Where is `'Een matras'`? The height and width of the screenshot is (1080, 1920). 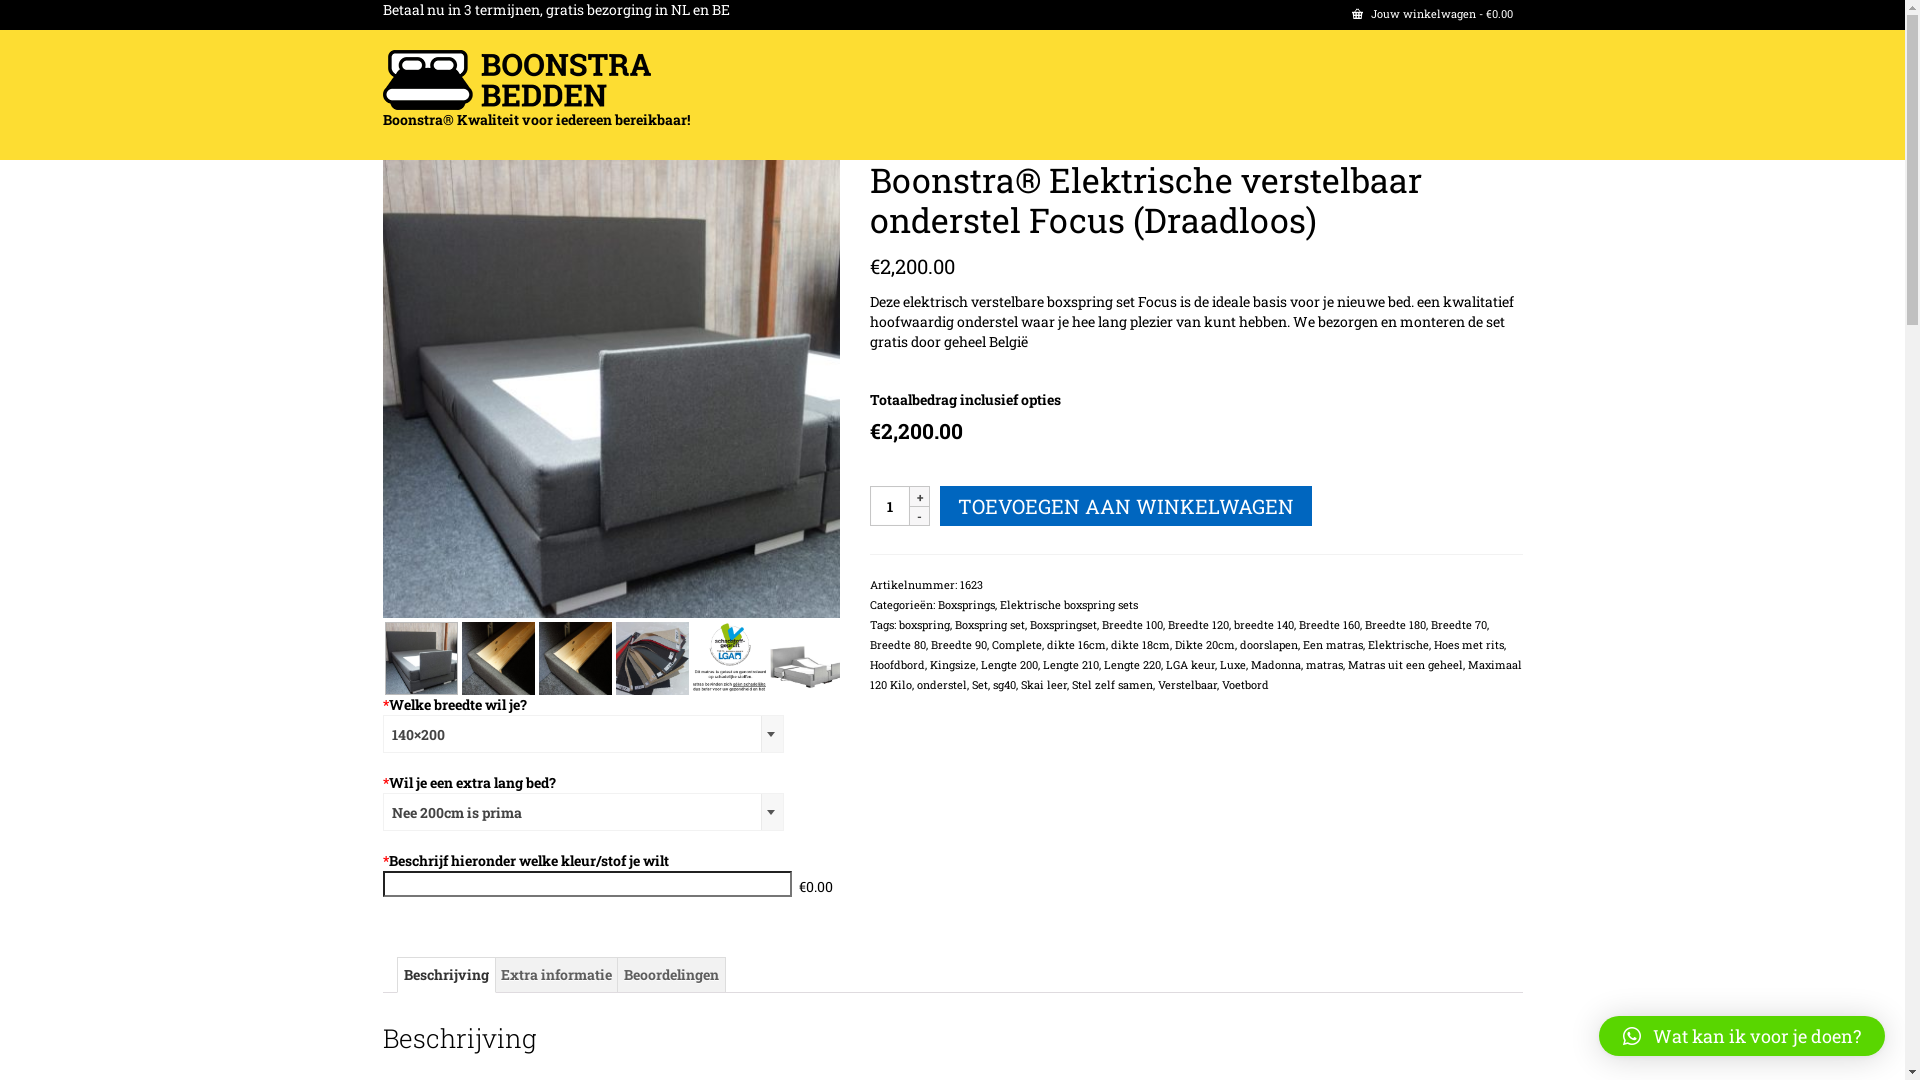
'Een matras' is located at coordinates (1333, 644).